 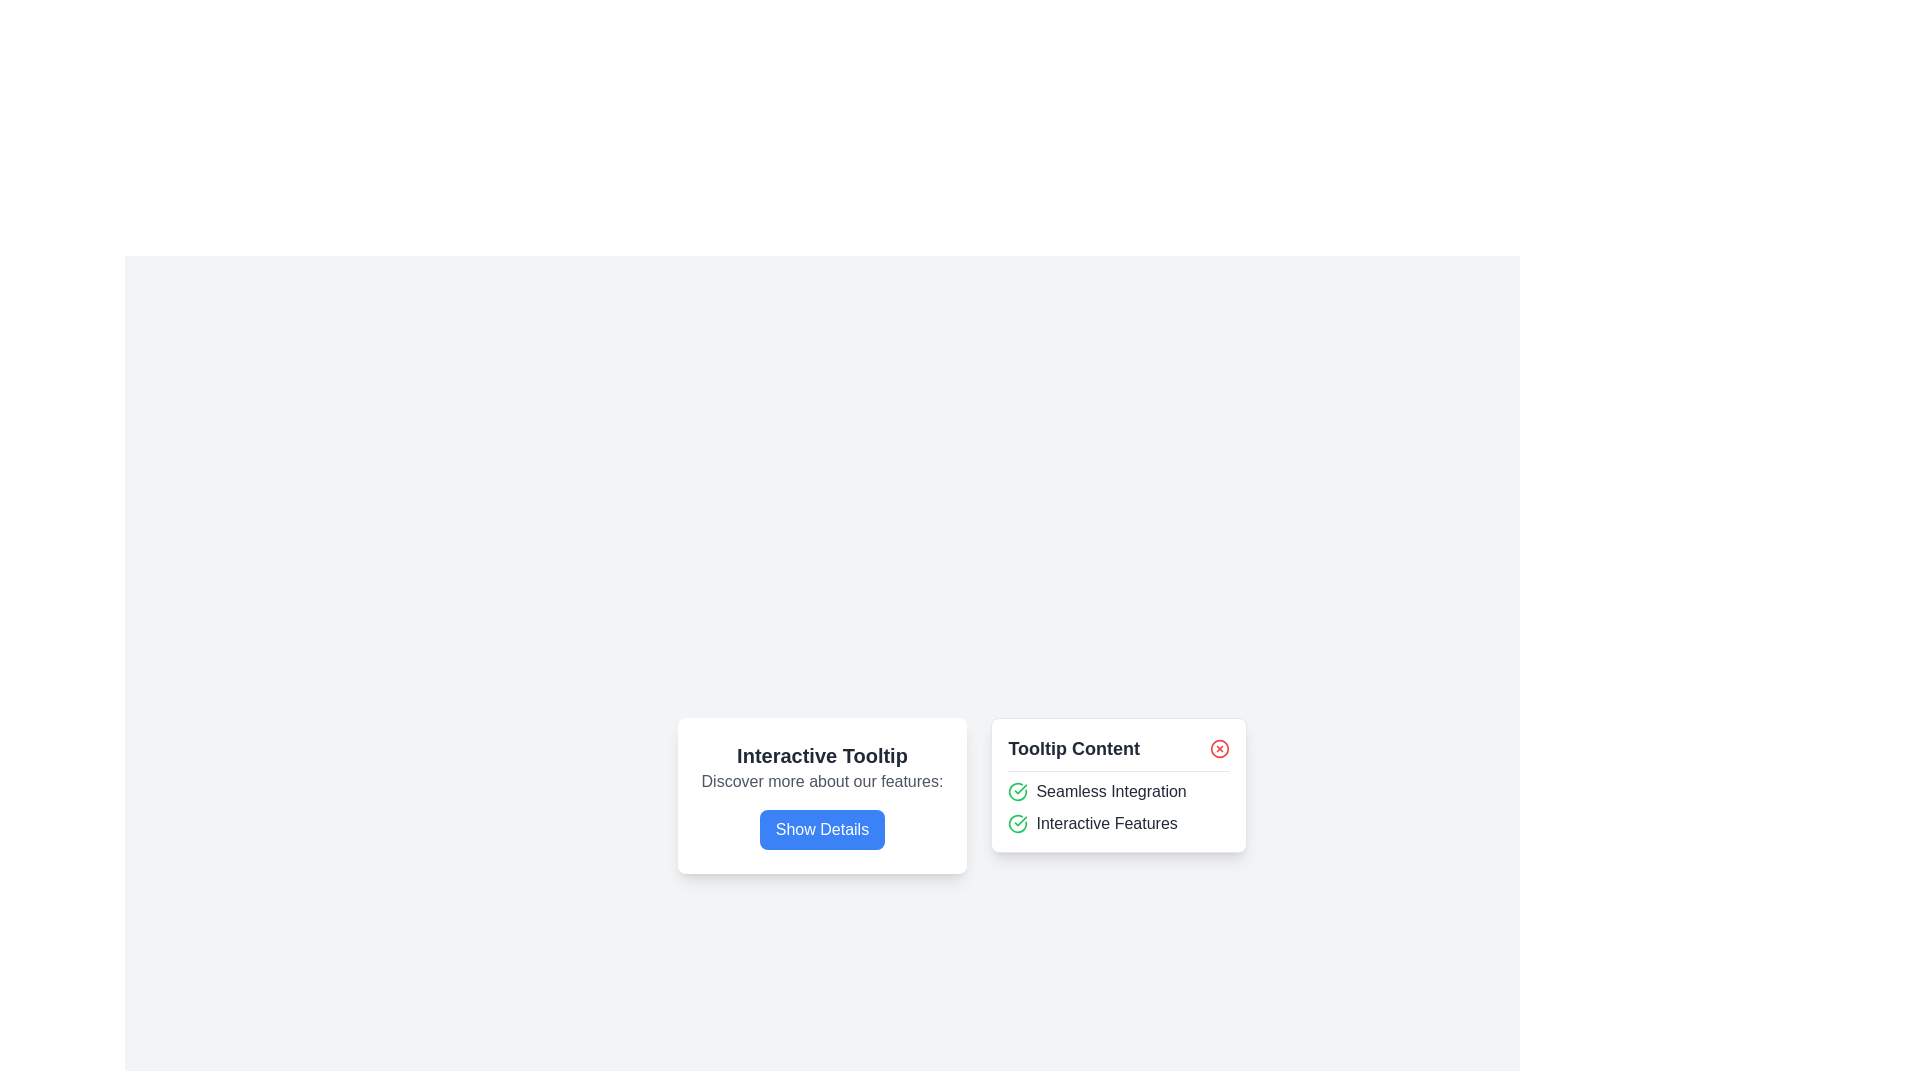 I want to click on the close button located in the header section labeled 'Tooltip Content', so click(x=1219, y=748).